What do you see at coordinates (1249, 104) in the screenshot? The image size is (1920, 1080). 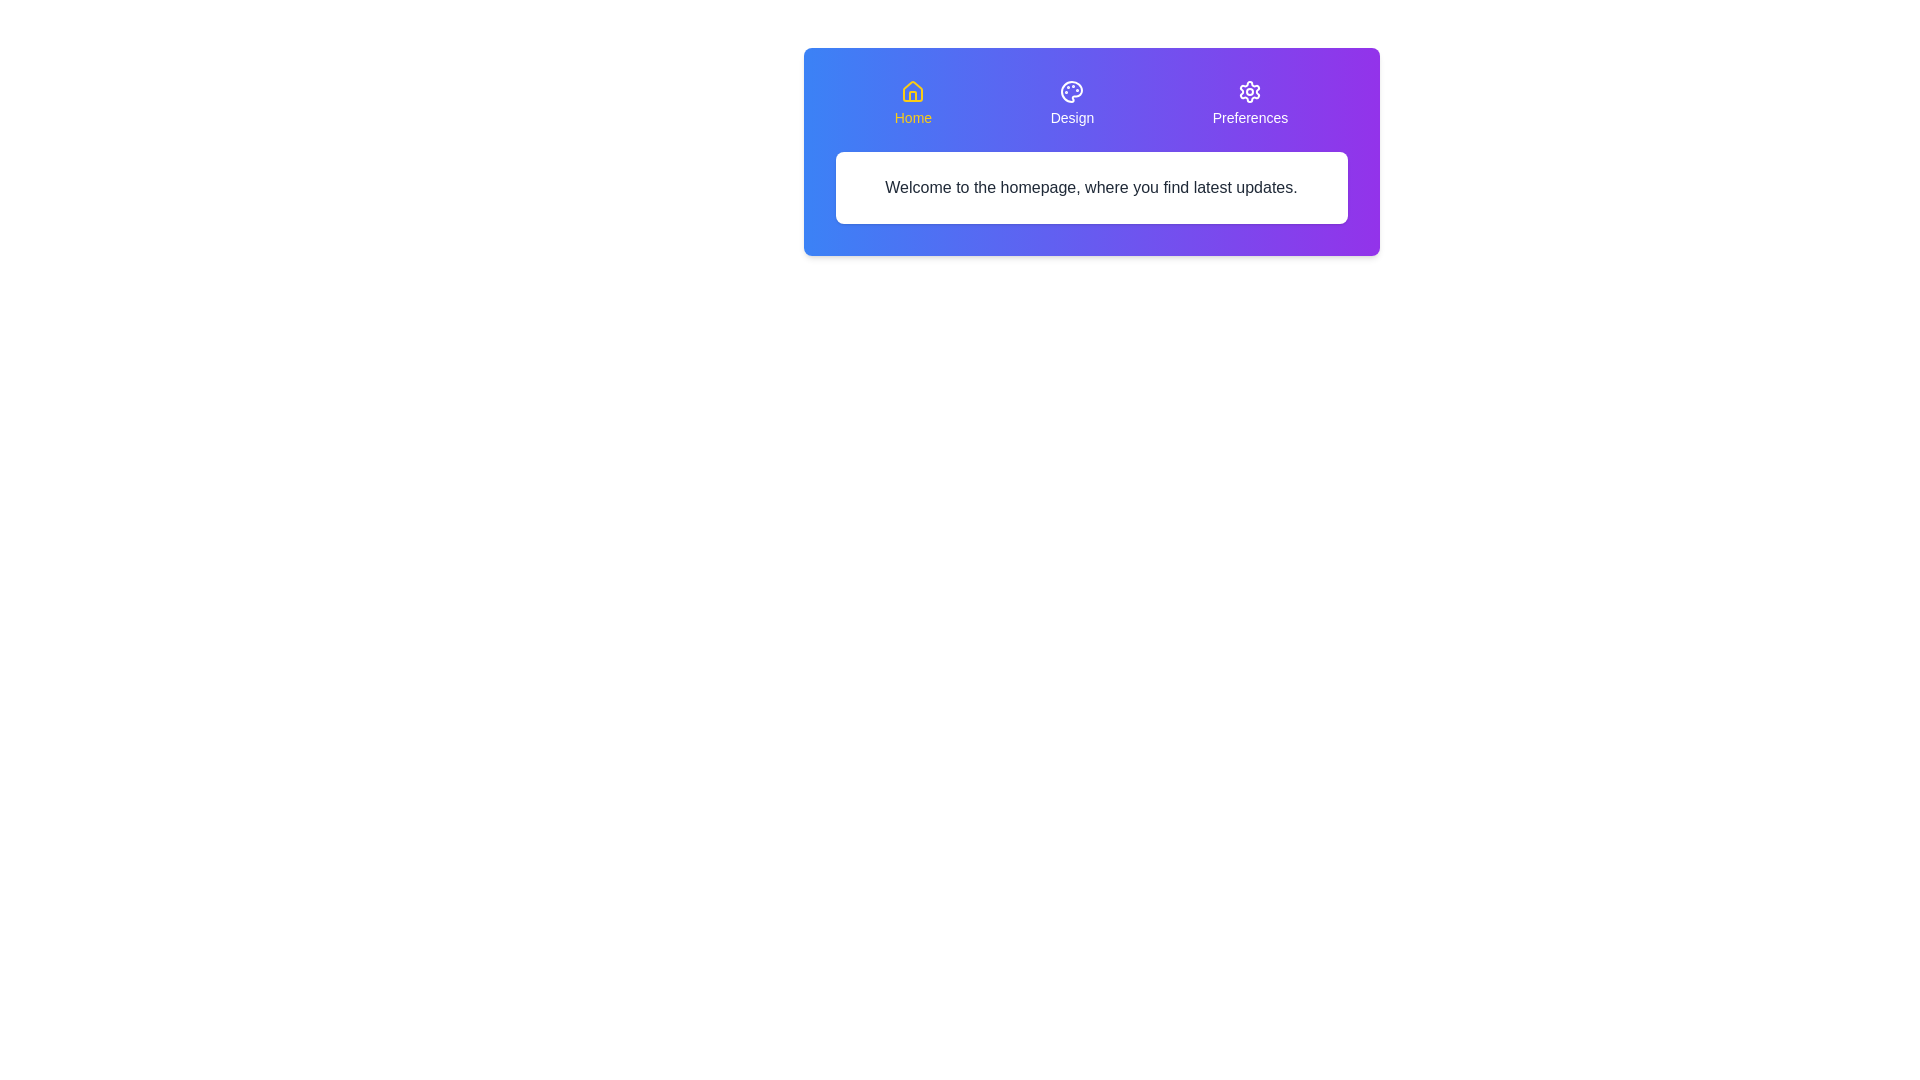 I see `the tab labeled Preferences to observe its hover effect` at bounding box center [1249, 104].